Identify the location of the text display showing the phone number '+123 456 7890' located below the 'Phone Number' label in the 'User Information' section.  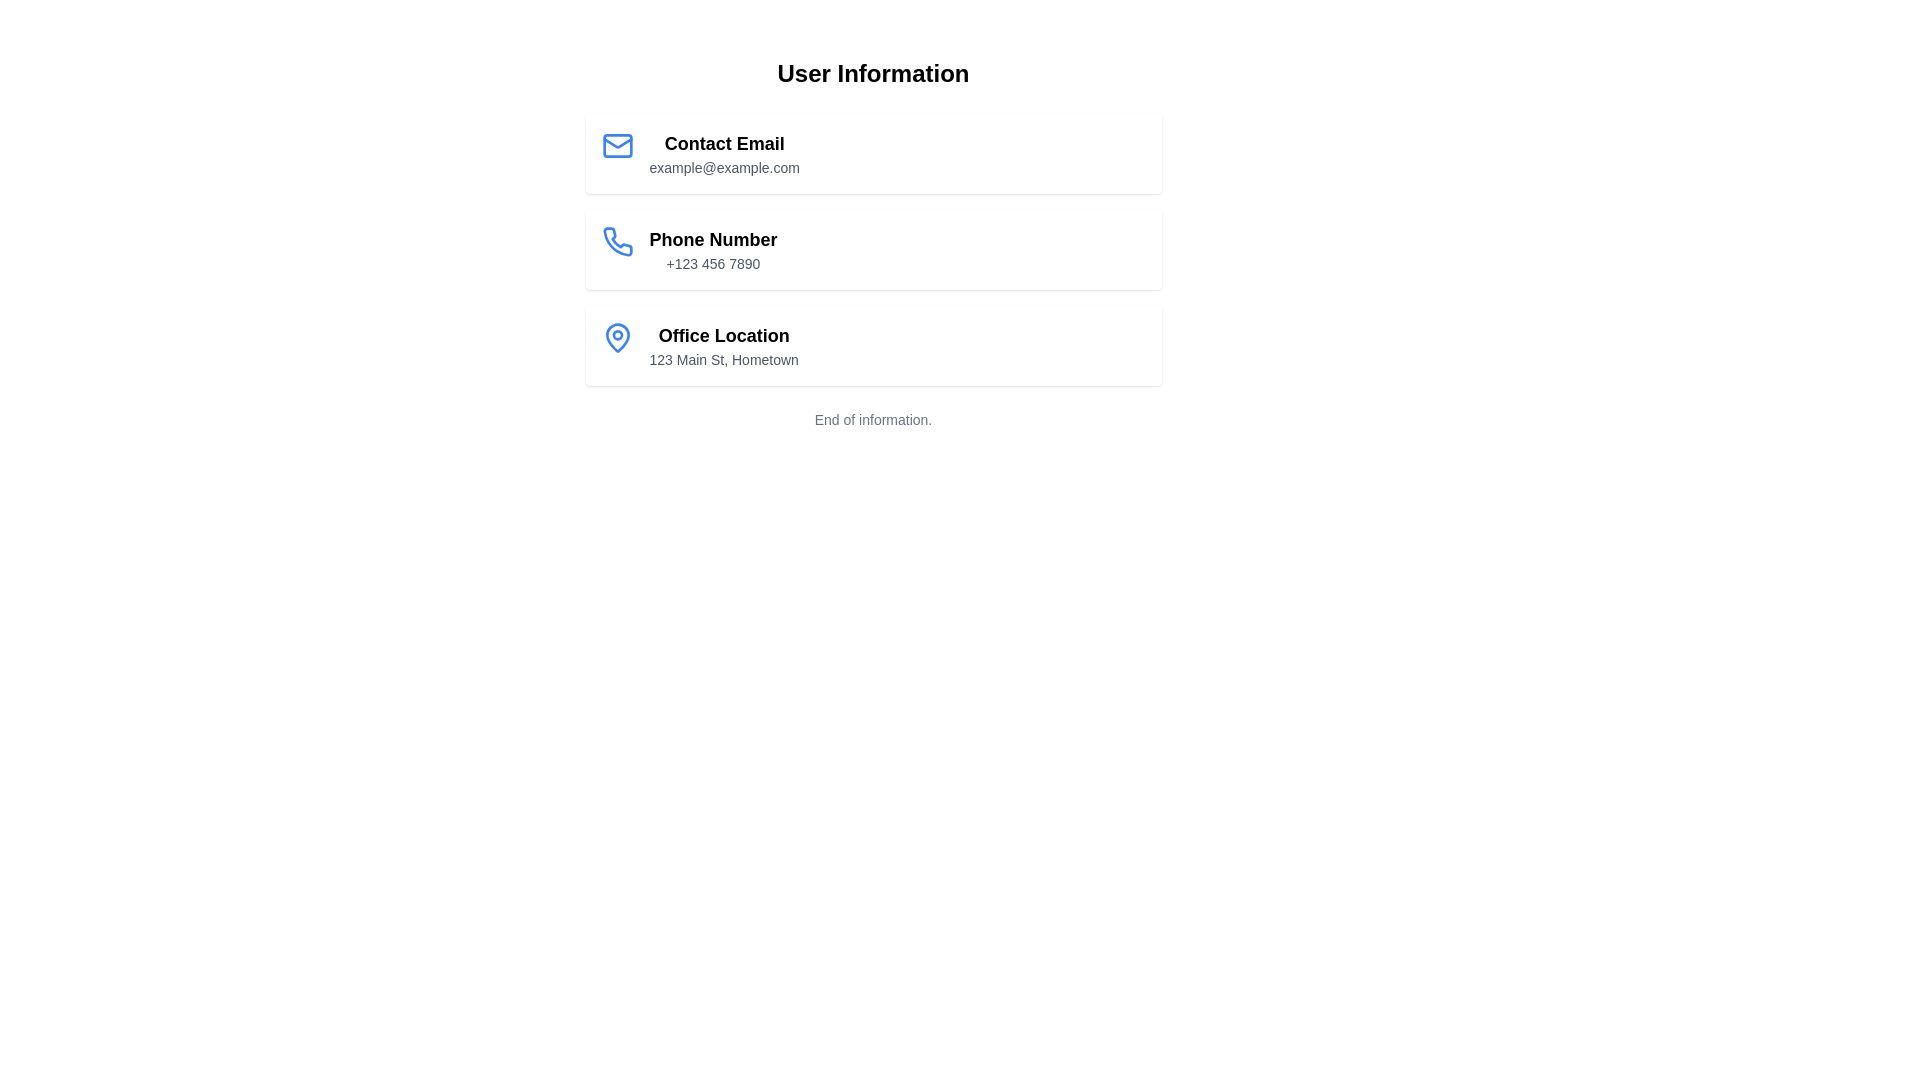
(713, 262).